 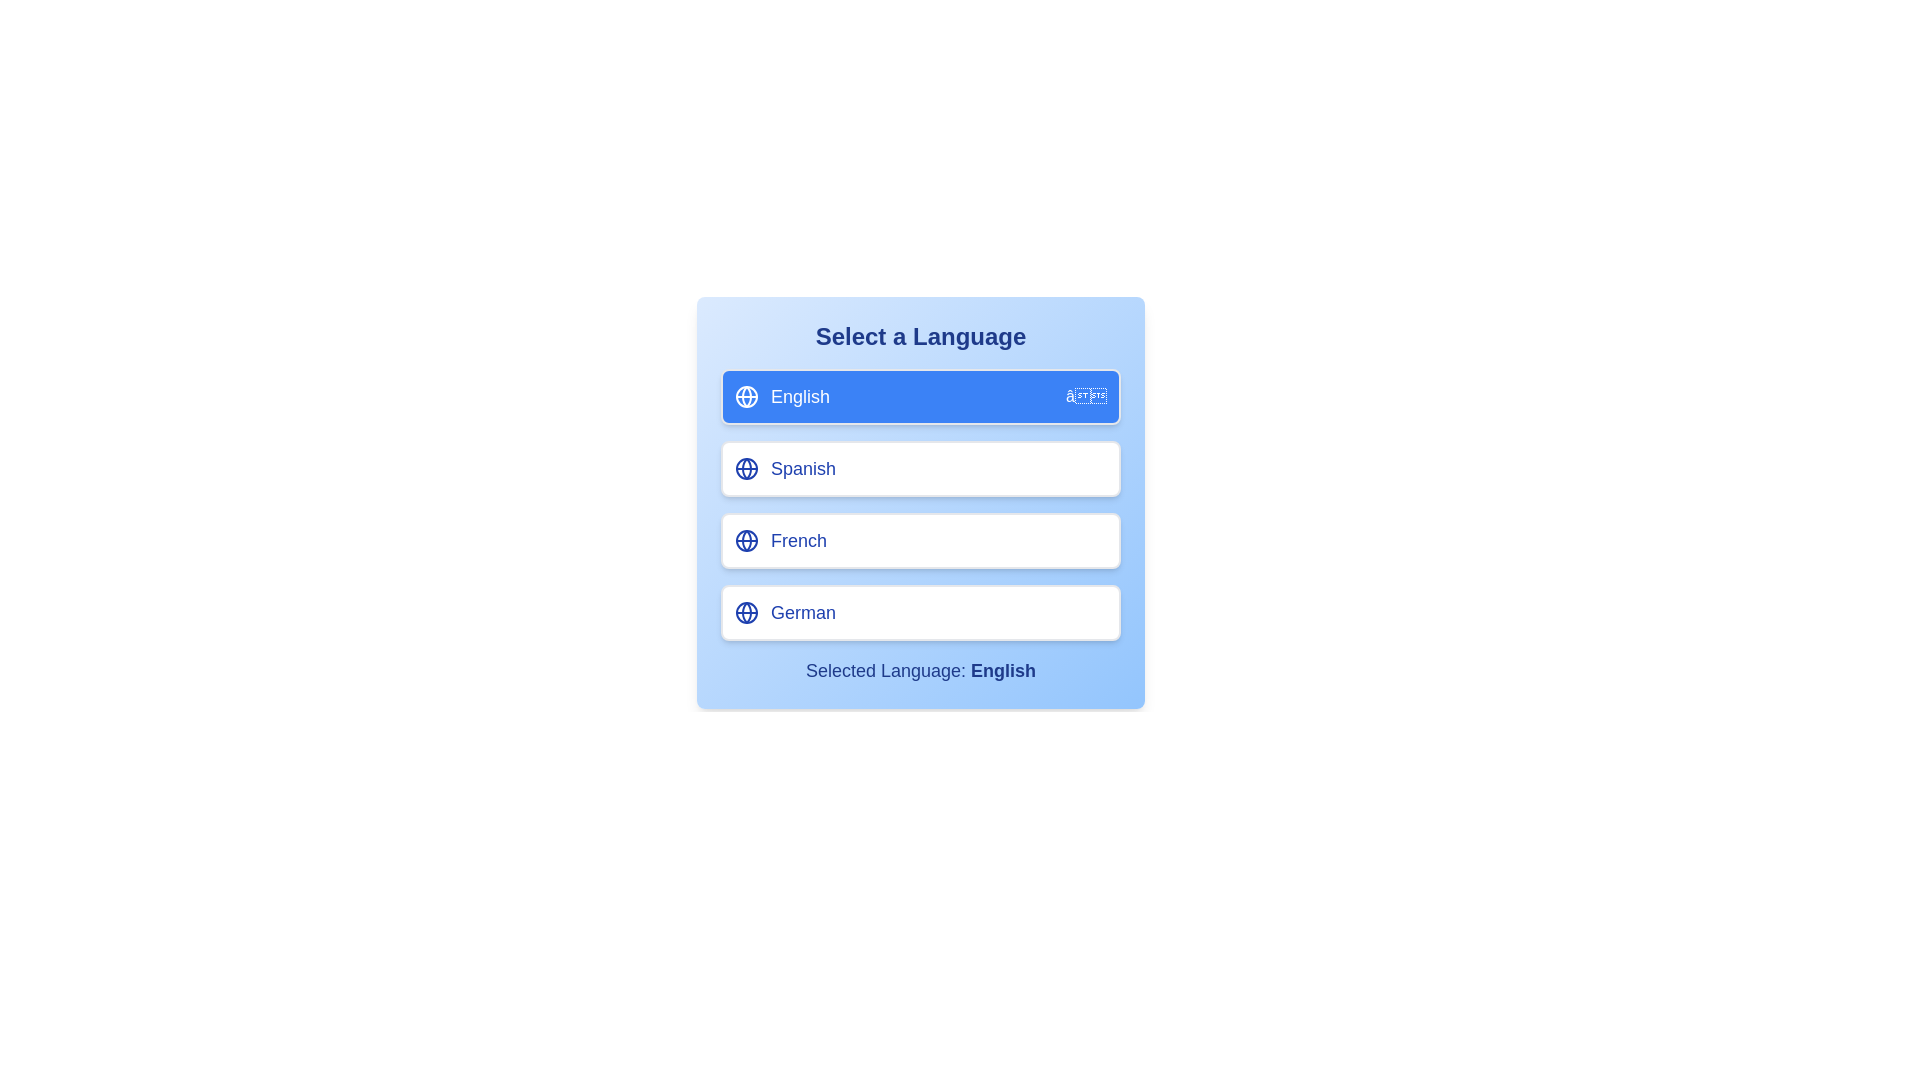 What do you see at coordinates (920, 612) in the screenshot?
I see `the 'German' language option button in the selection panel` at bounding box center [920, 612].